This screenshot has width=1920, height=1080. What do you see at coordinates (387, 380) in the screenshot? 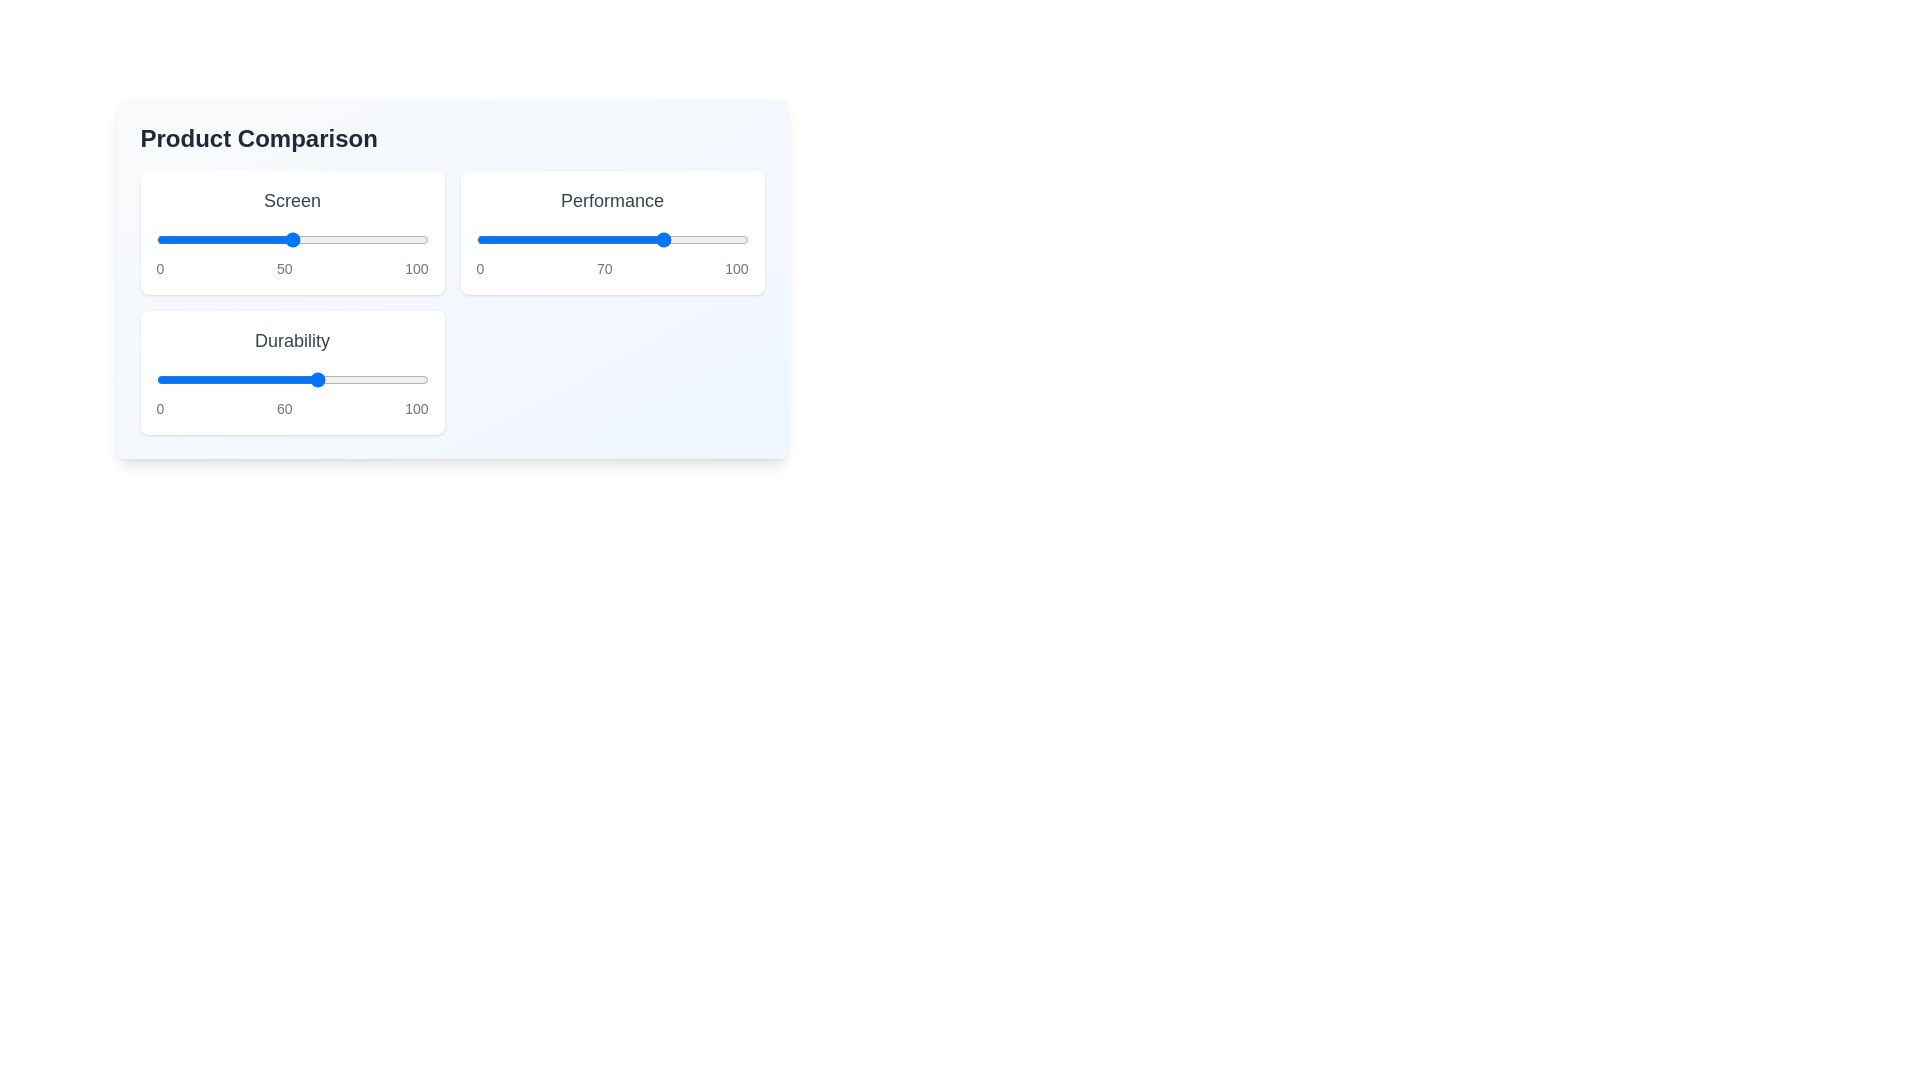
I see `the 'Durability' slider to 85` at bounding box center [387, 380].